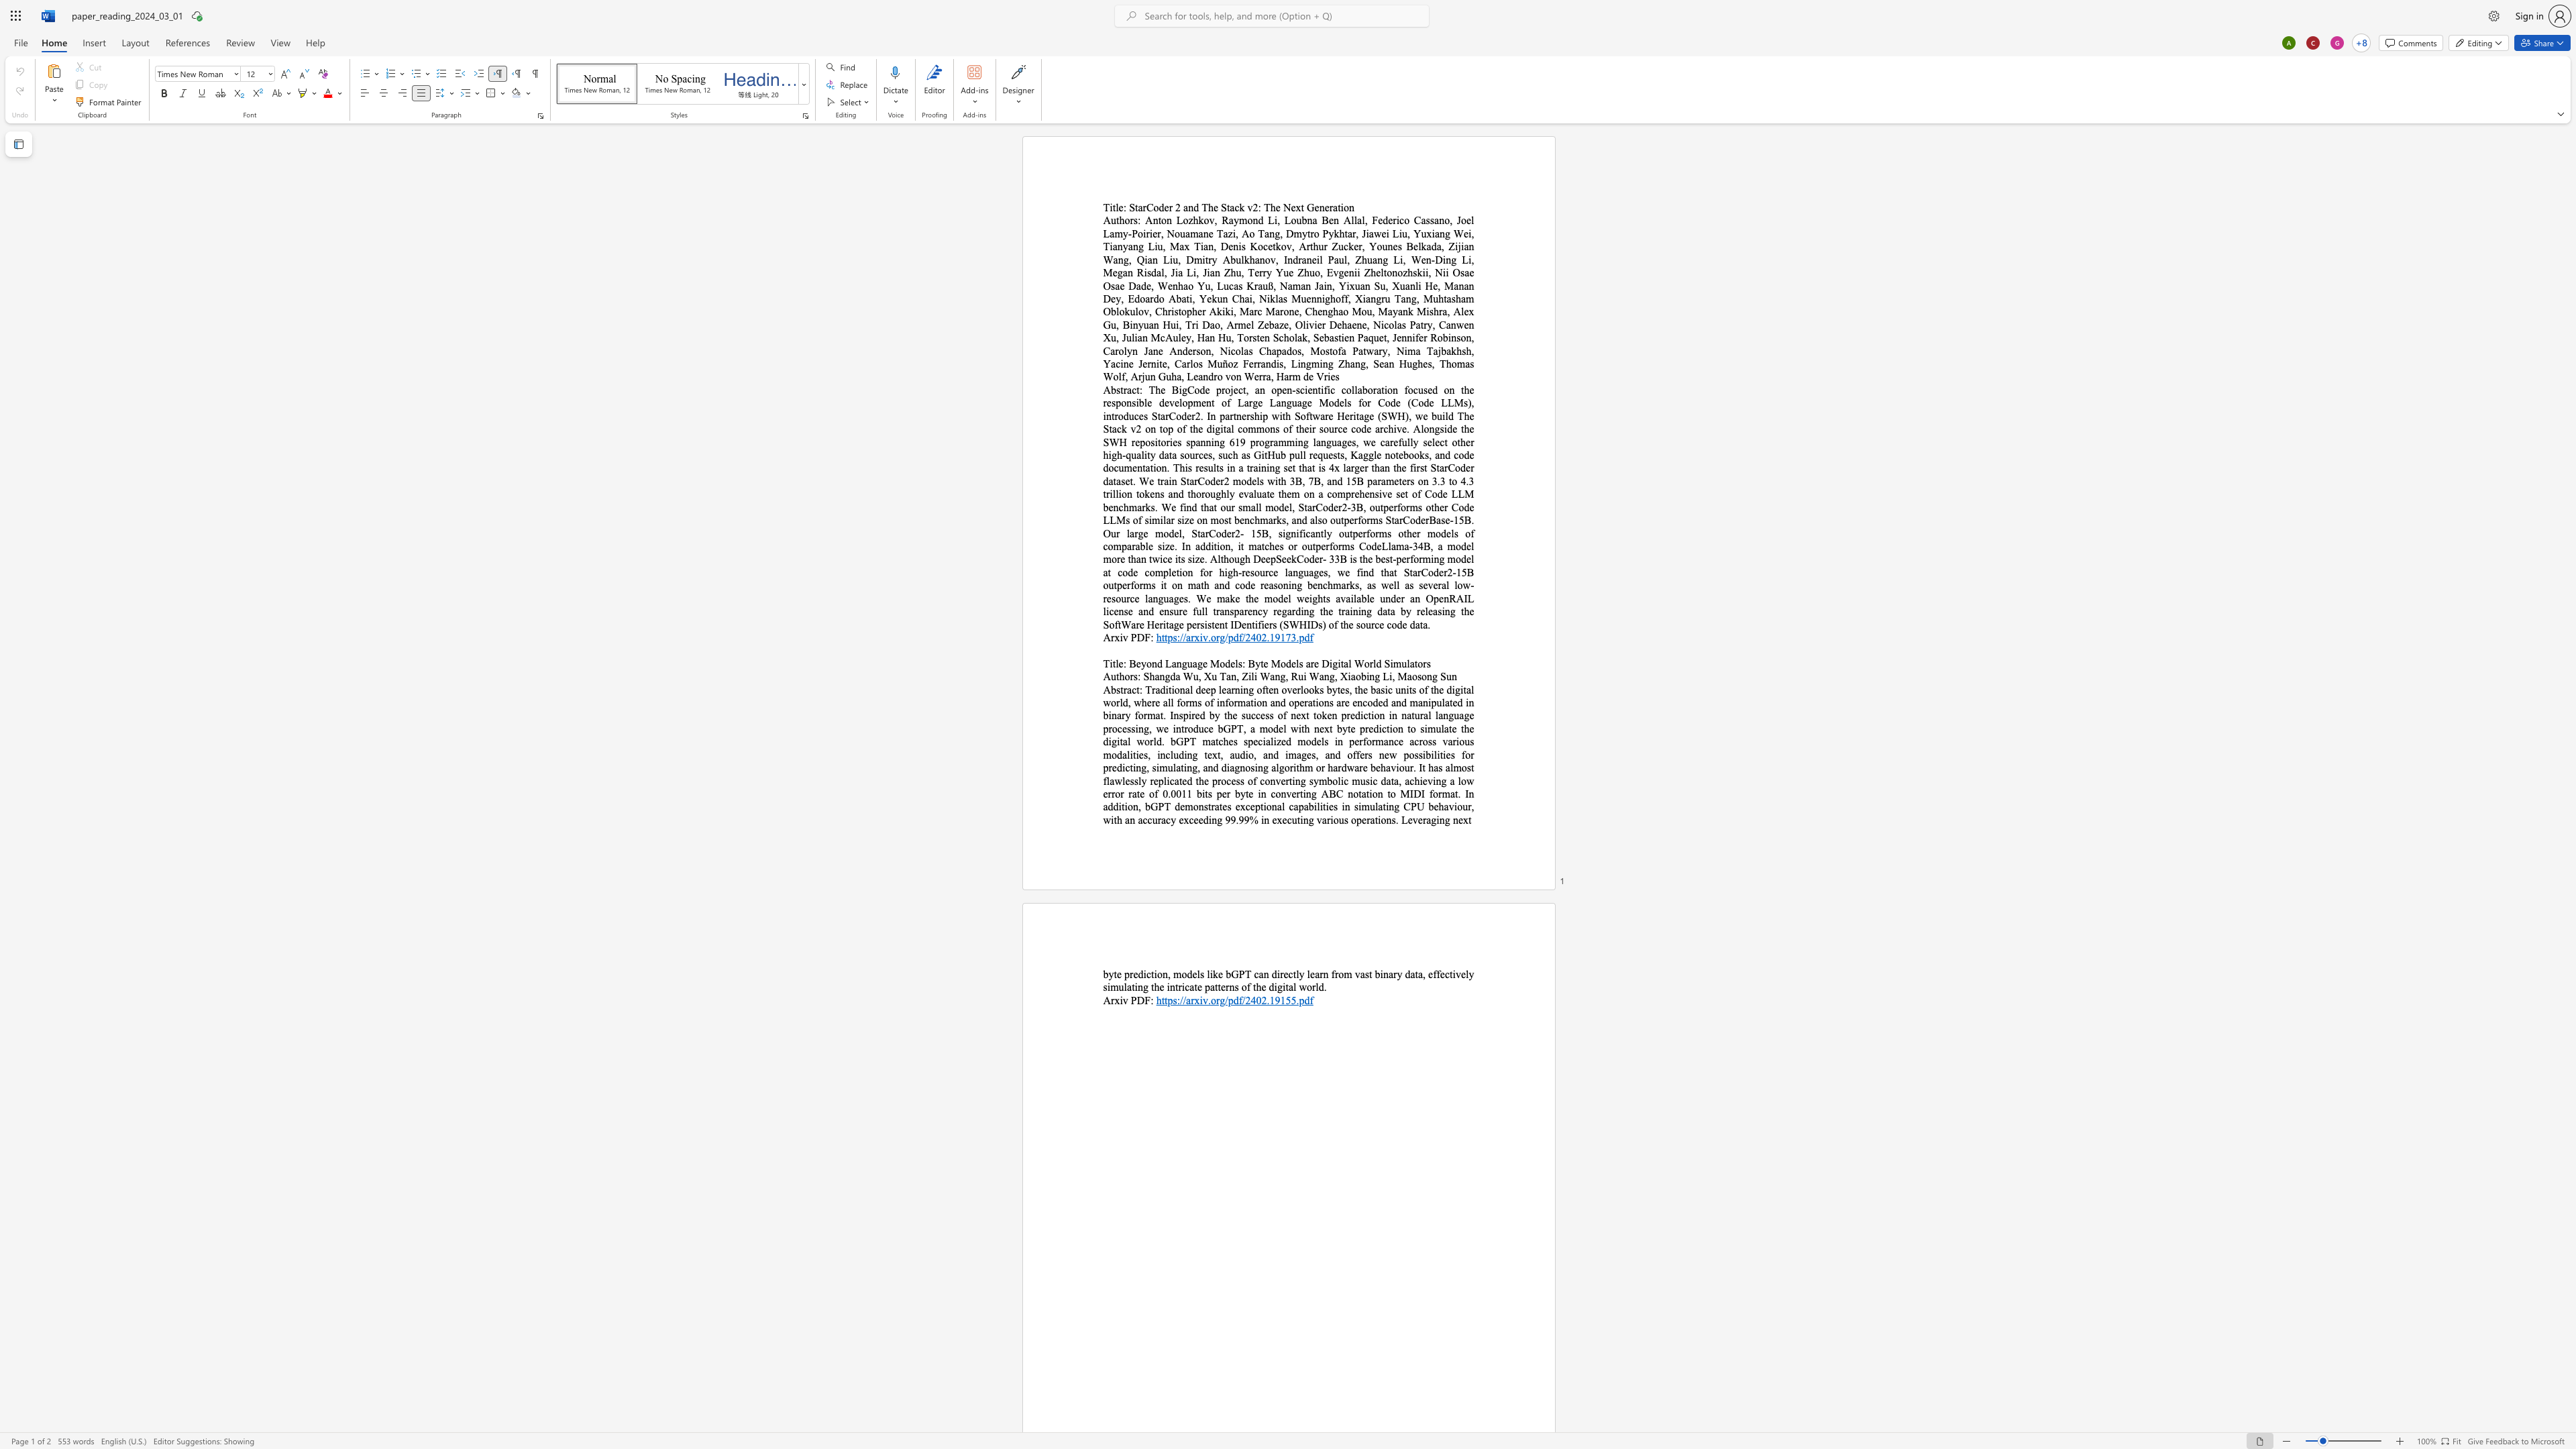 Image resolution: width=2576 pixels, height=1449 pixels. I want to click on the space between the continuous character "S" and "u" in the text, so click(1446, 676).